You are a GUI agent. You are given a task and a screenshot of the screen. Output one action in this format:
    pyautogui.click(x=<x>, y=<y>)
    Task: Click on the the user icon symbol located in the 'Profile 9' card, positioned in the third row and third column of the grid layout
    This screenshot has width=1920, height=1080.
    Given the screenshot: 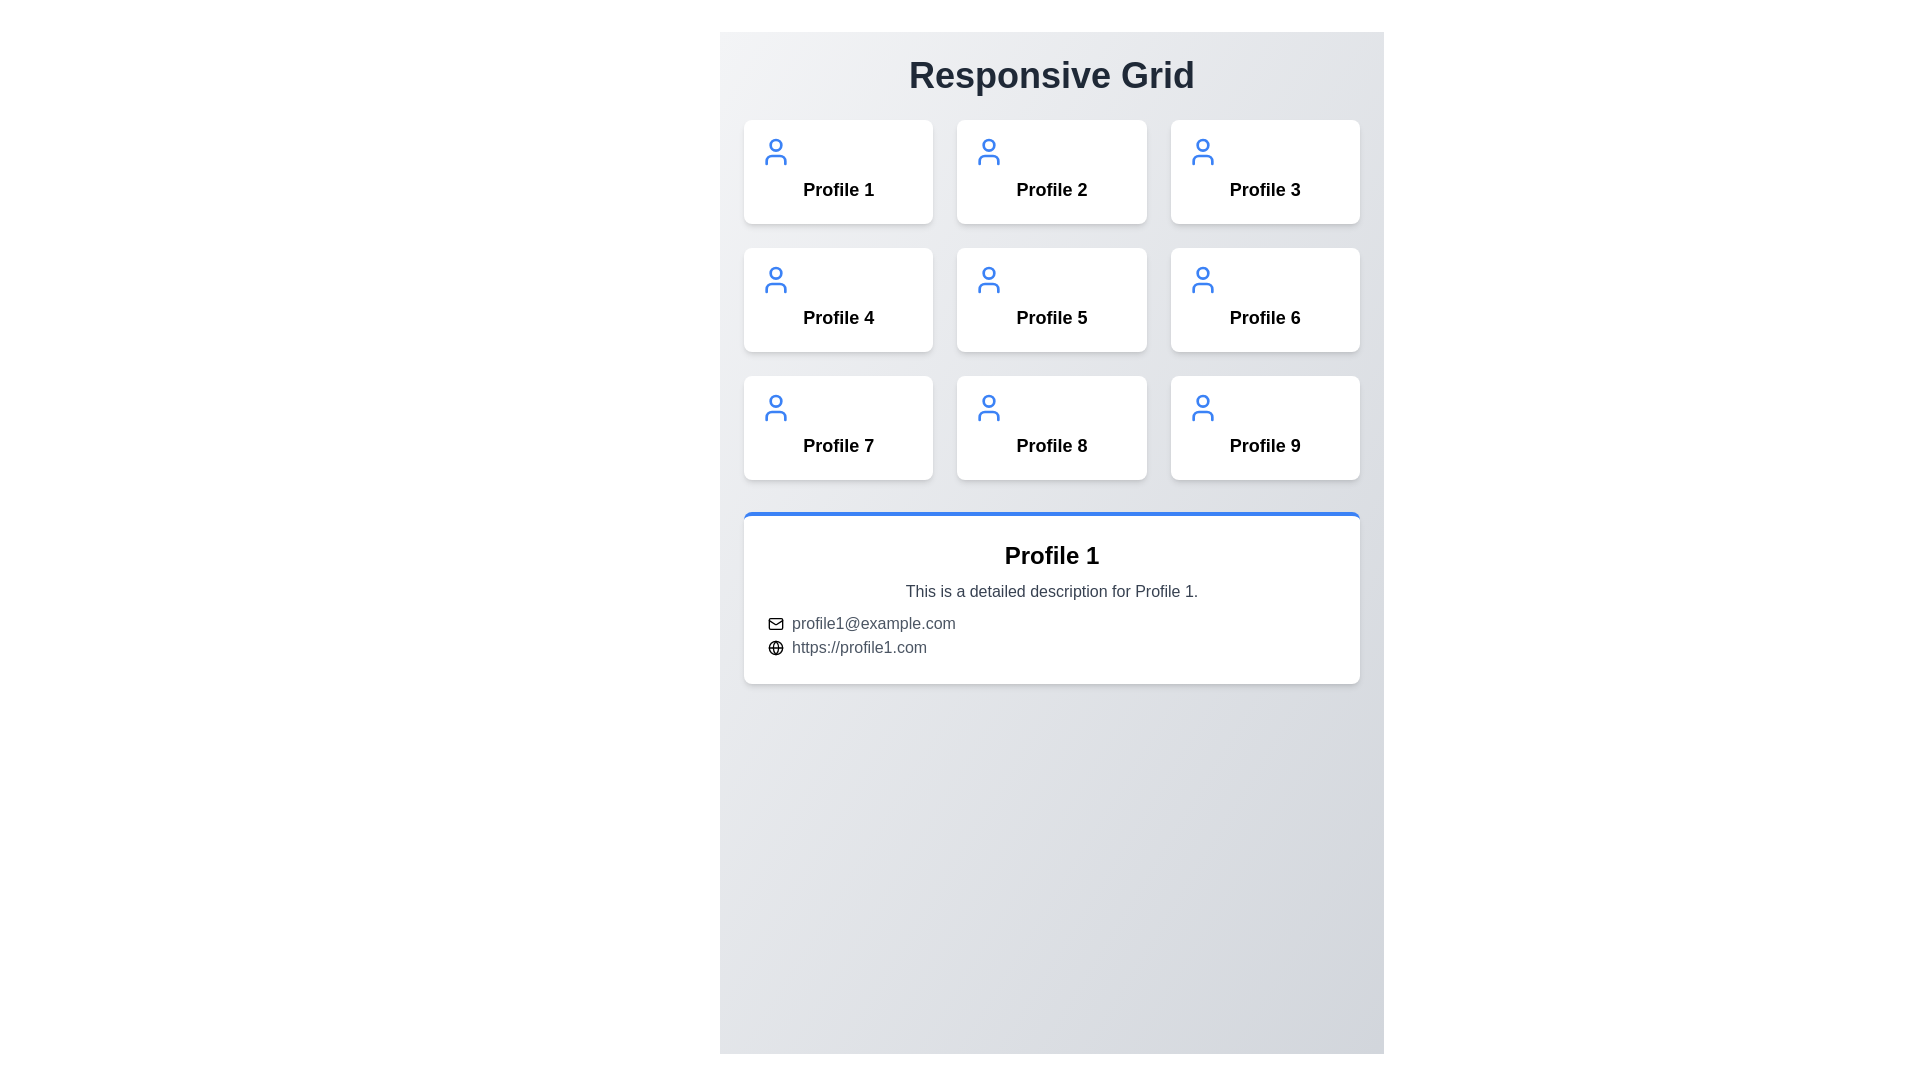 What is the action you would take?
    pyautogui.click(x=1201, y=407)
    